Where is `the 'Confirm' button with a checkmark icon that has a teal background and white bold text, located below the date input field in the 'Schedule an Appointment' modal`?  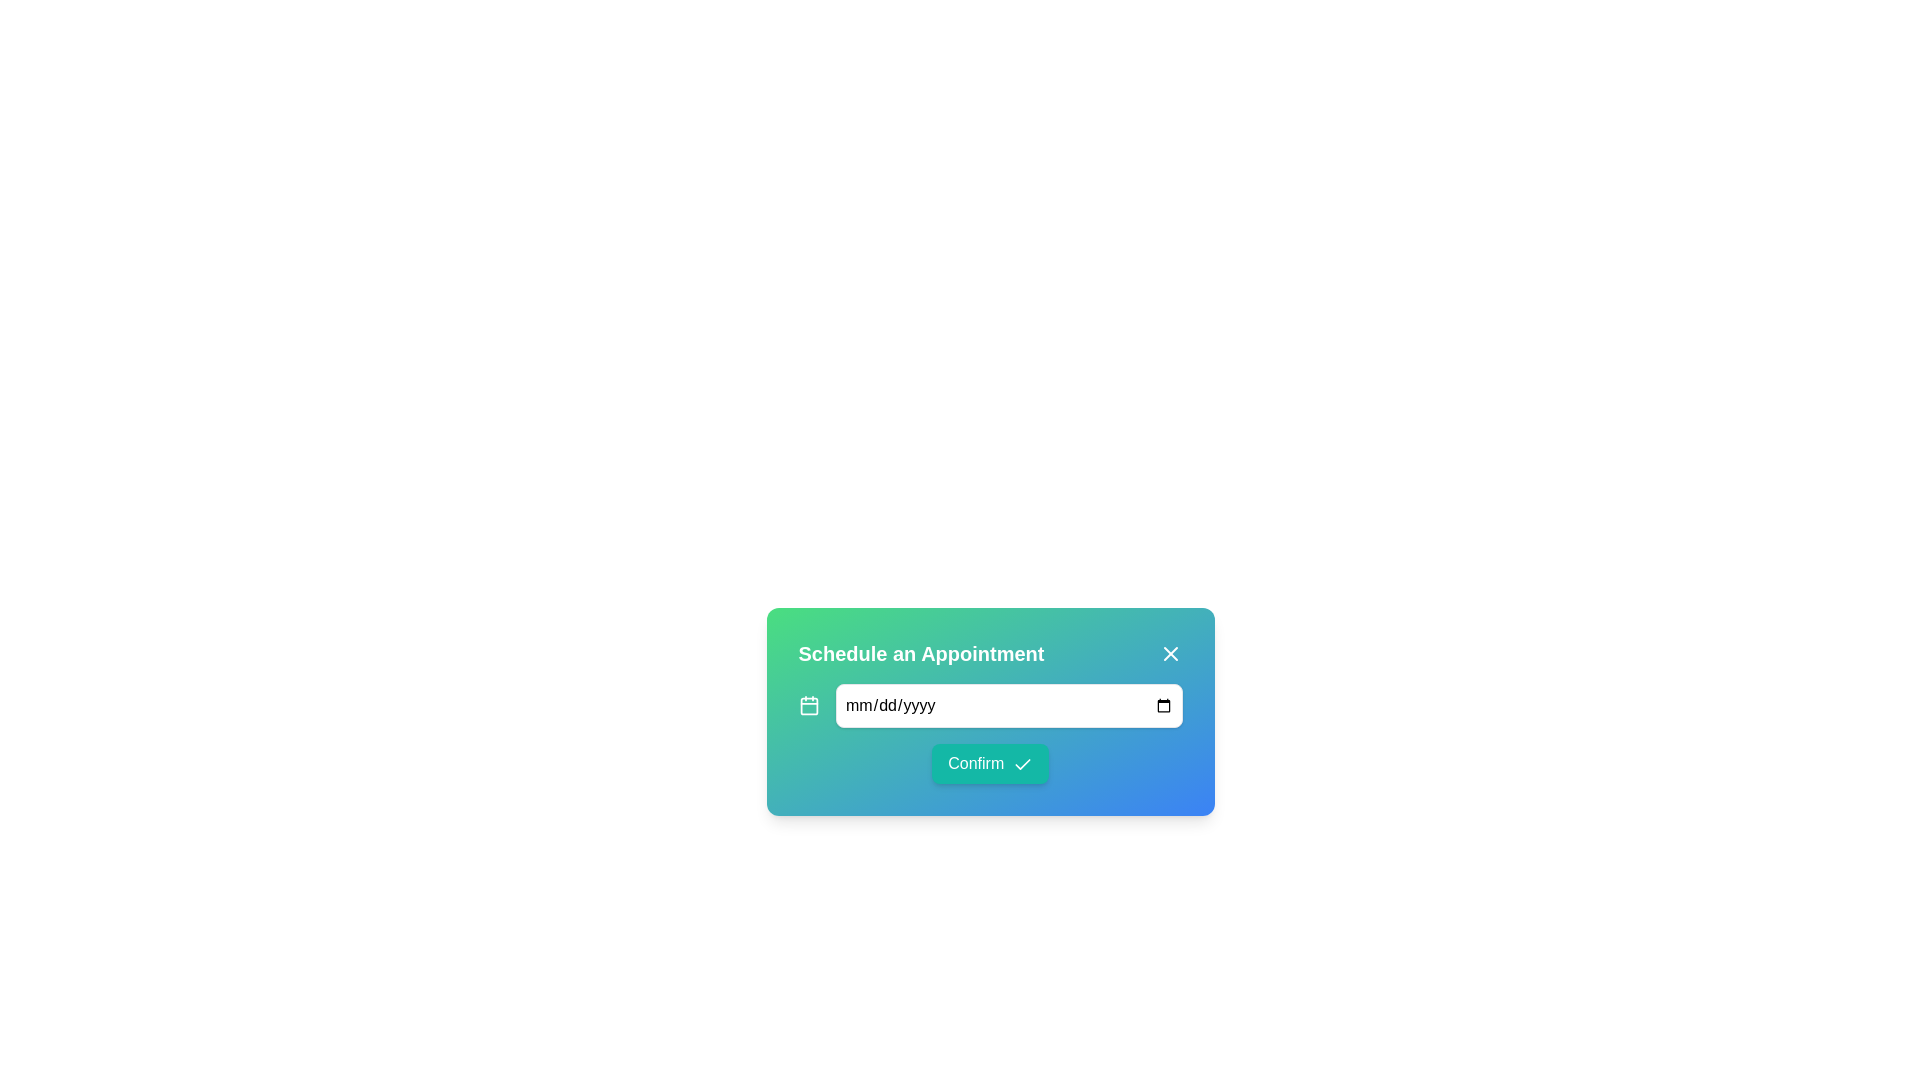
the 'Confirm' button with a checkmark icon that has a teal background and white bold text, located below the date input field in the 'Schedule an Appointment' modal is located at coordinates (990, 733).